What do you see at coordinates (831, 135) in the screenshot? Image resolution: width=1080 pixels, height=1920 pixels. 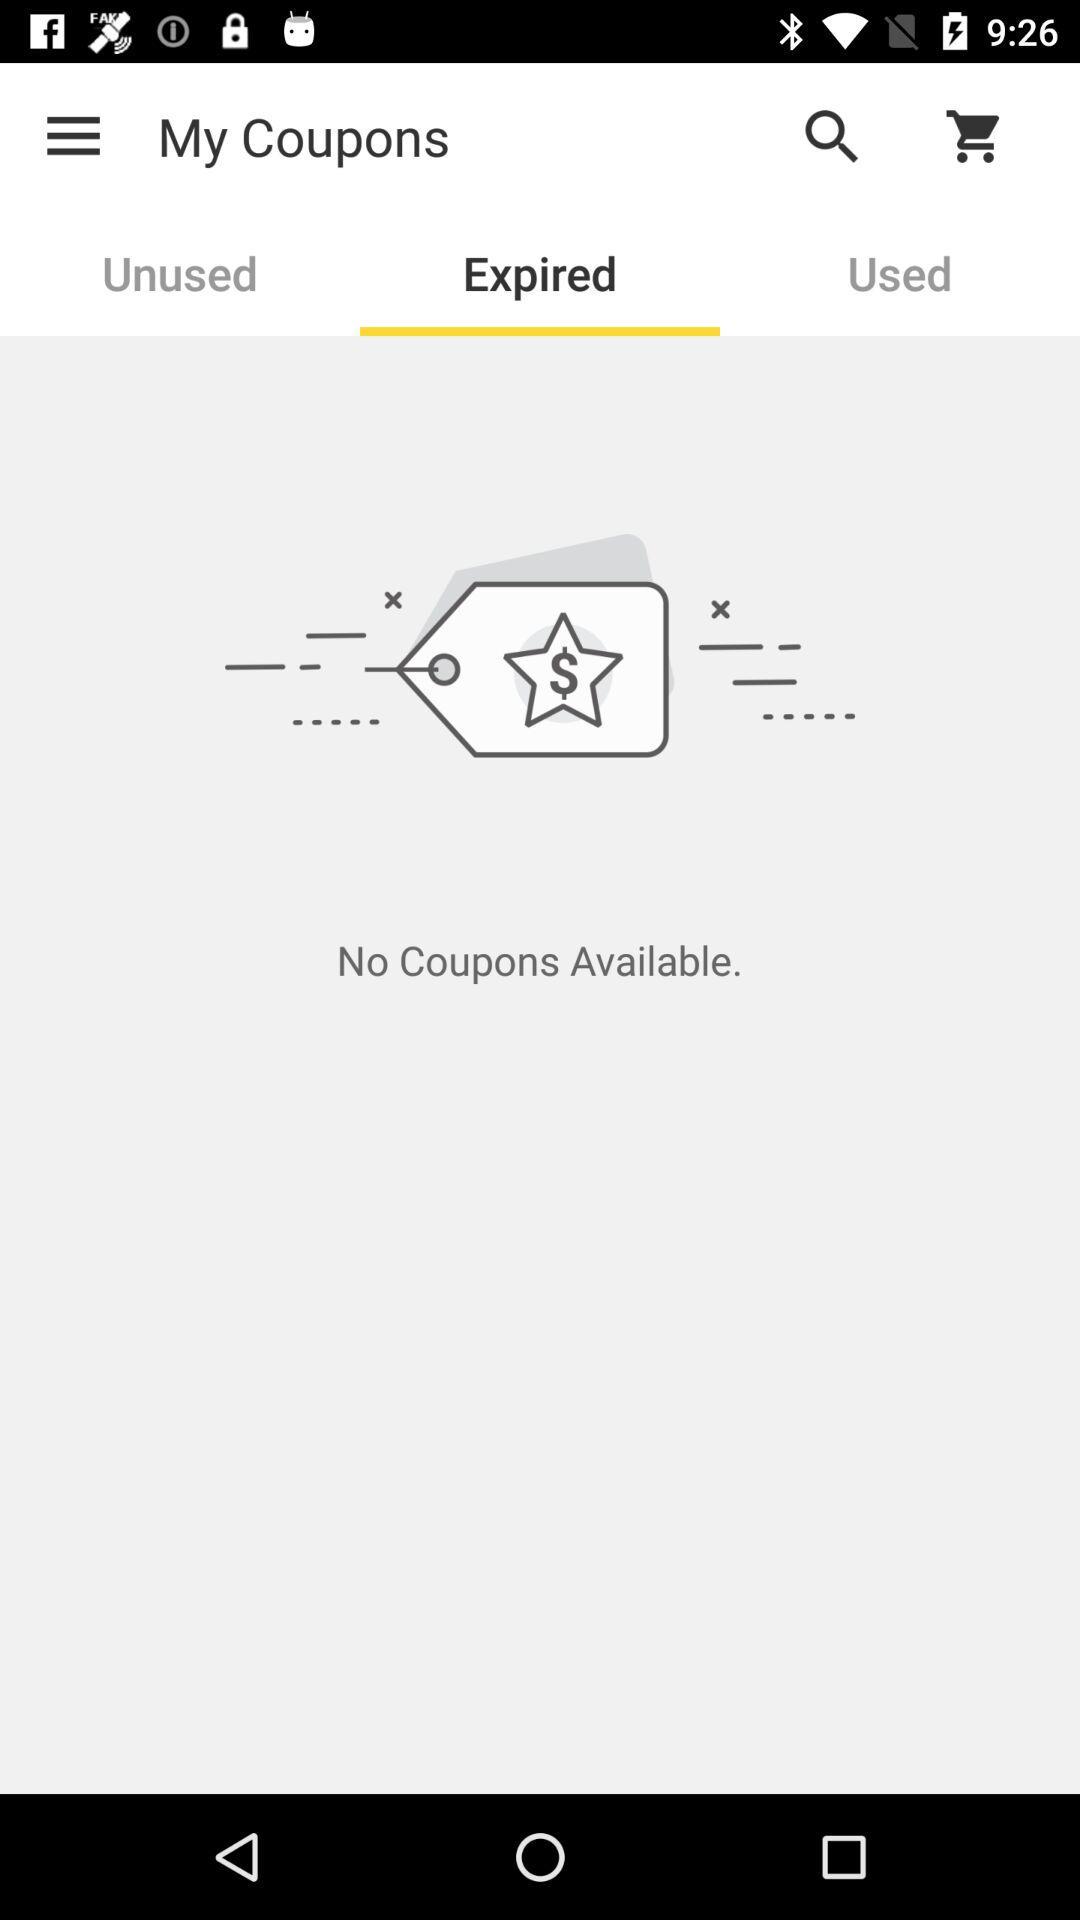 I see `the item next to my coupons icon` at bounding box center [831, 135].